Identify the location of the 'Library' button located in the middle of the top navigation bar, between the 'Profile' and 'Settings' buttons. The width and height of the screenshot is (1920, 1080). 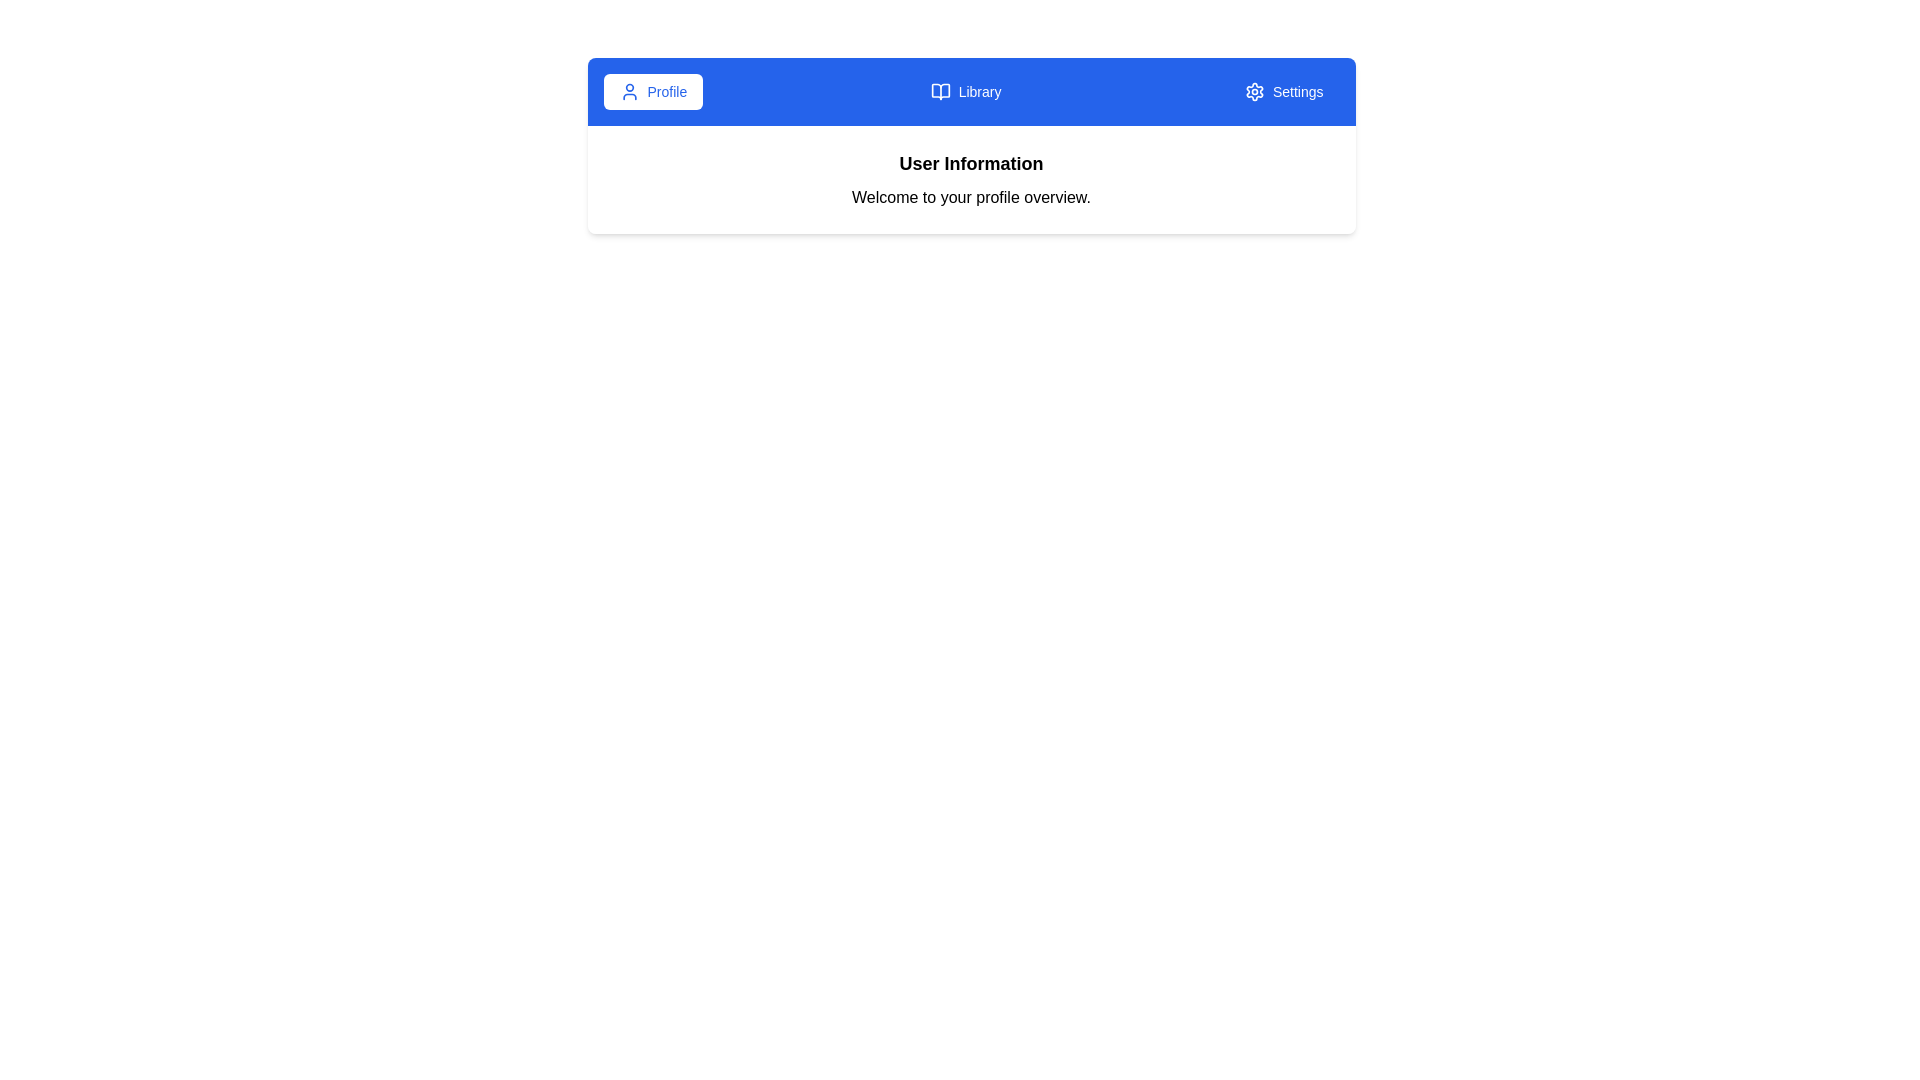
(965, 92).